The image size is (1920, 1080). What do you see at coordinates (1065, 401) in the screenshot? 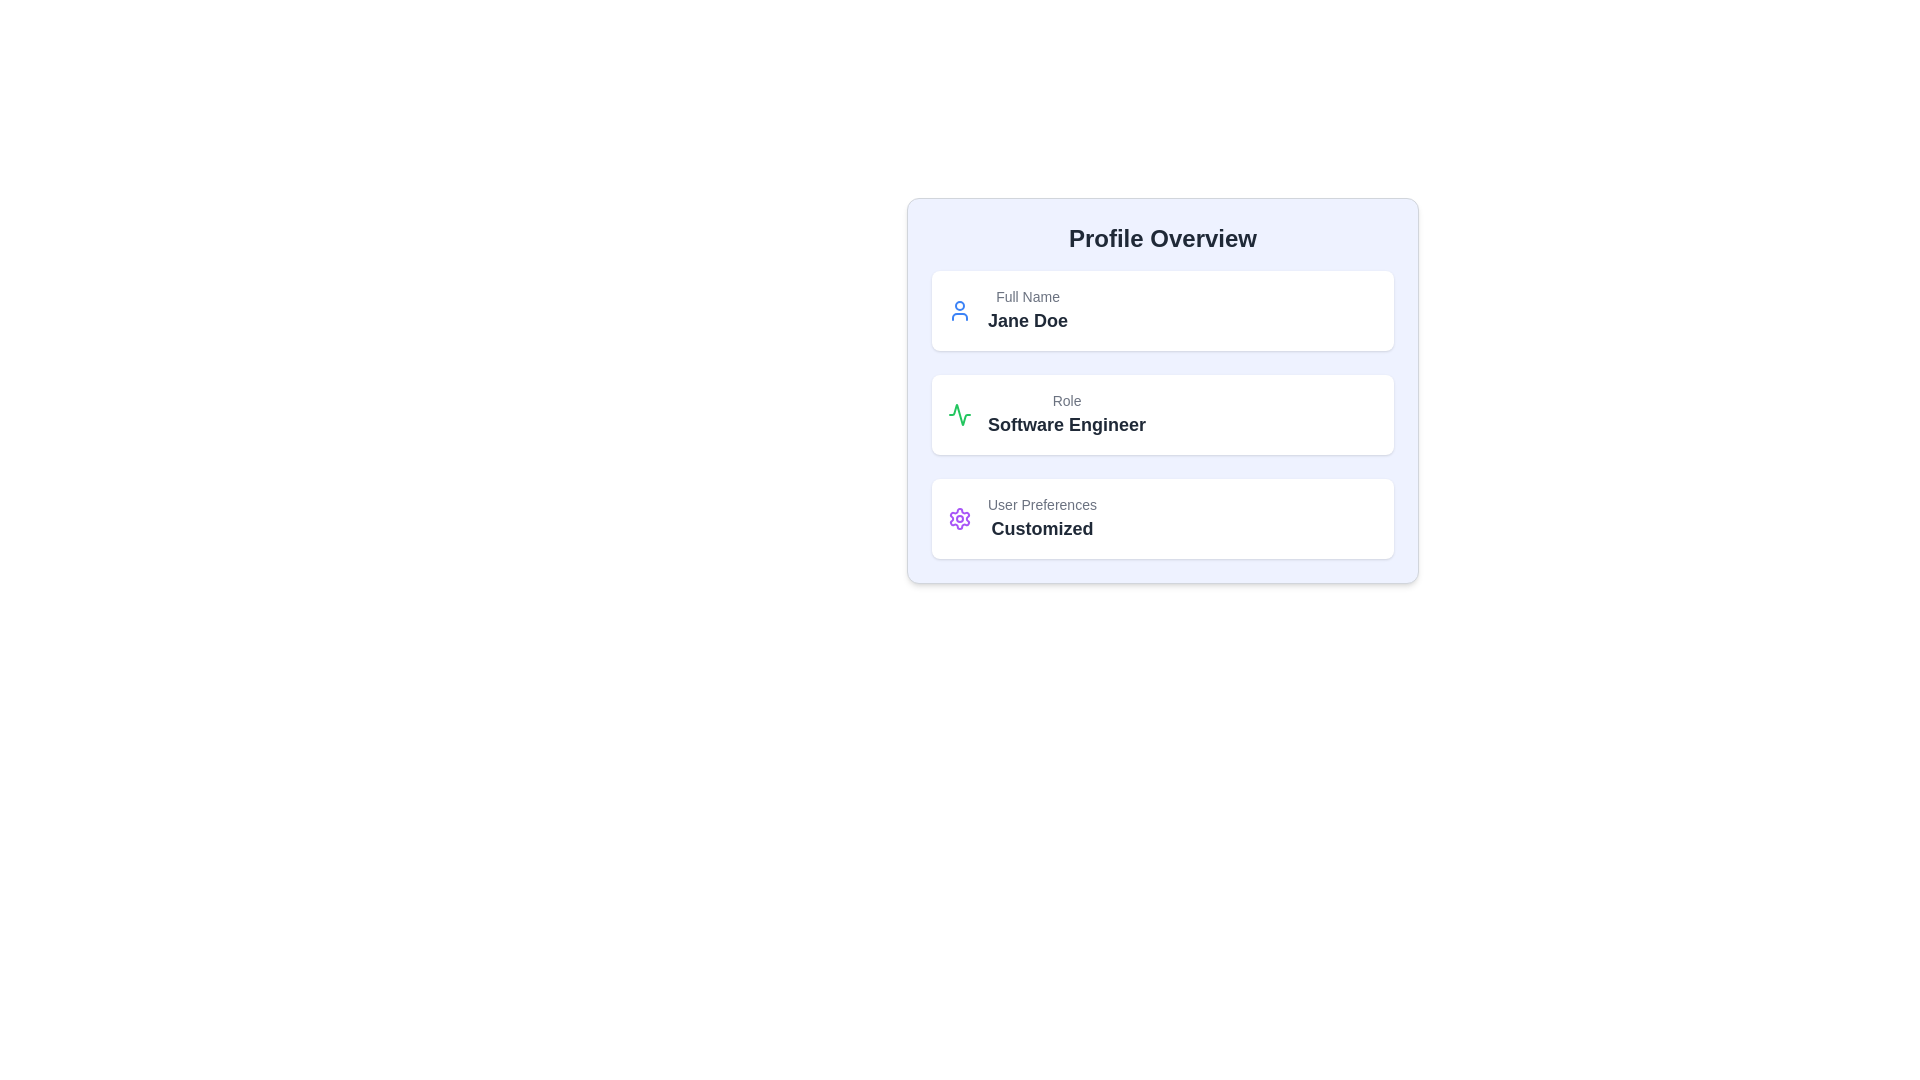
I see `the small text label reading 'Role' located above the 'Software Engineer' text in the Profile Overview card` at bounding box center [1065, 401].